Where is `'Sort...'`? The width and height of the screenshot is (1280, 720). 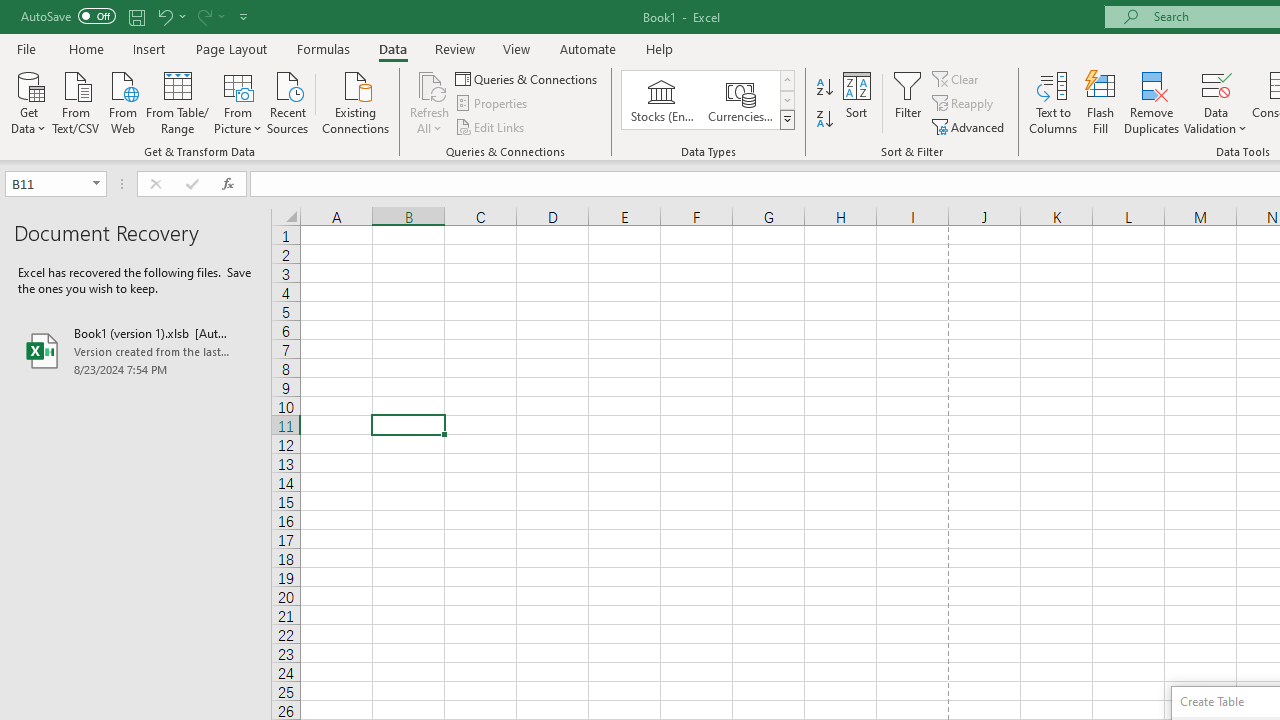 'Sort...' is located at coordinates (856, 103).